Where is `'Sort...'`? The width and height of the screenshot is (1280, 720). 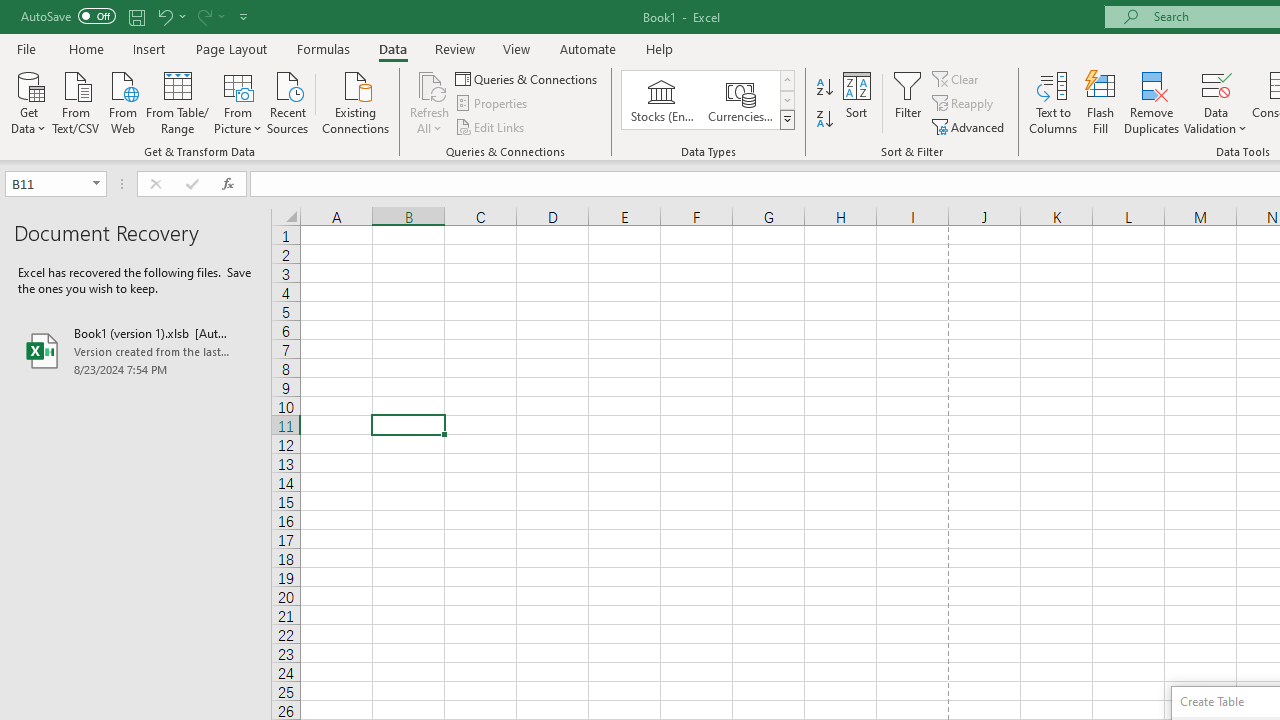 'Sort...' is located at coordinates (856, 103).